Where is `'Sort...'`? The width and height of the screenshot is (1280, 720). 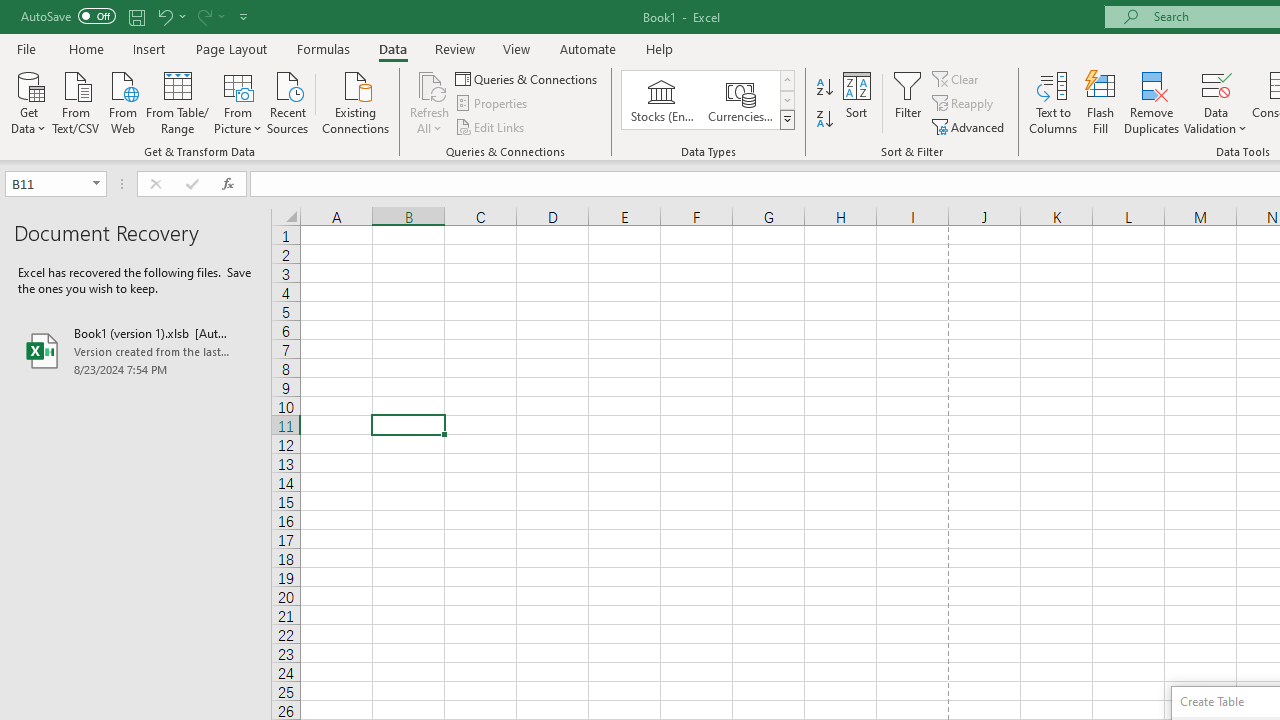 'Sort...' is located at coordinates (856, 103).